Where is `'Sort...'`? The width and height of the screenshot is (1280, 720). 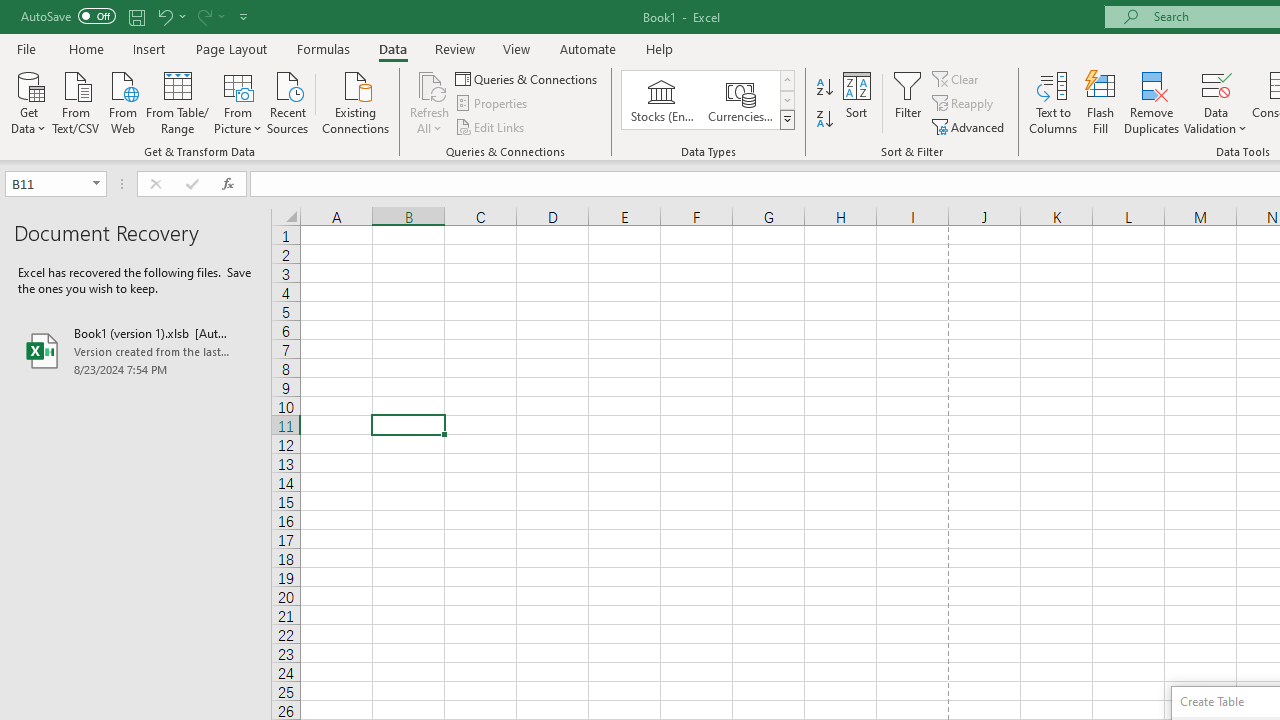 'Sort...' is located at coordinates (856, 103).